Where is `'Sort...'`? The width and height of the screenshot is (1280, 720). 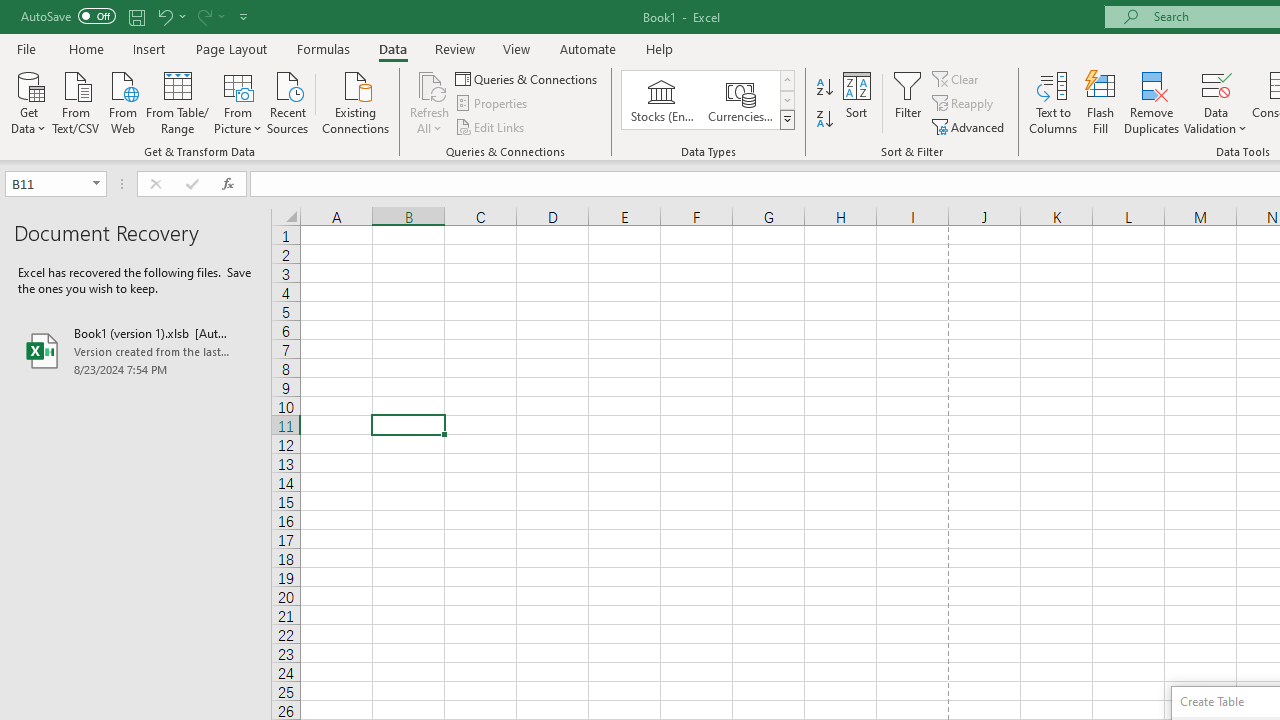 'Sort...' is located at coordinates (856, 103).